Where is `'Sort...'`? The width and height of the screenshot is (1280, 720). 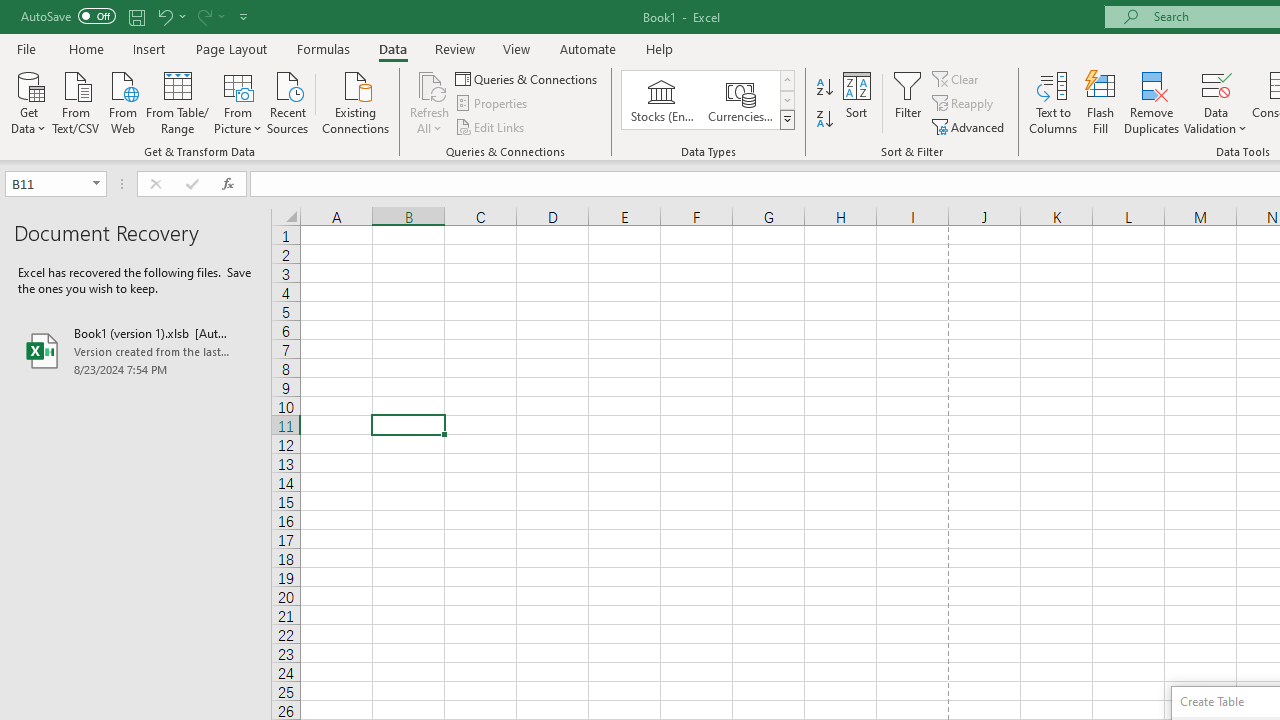 'Sort...' is located at coordinates (856, 103).